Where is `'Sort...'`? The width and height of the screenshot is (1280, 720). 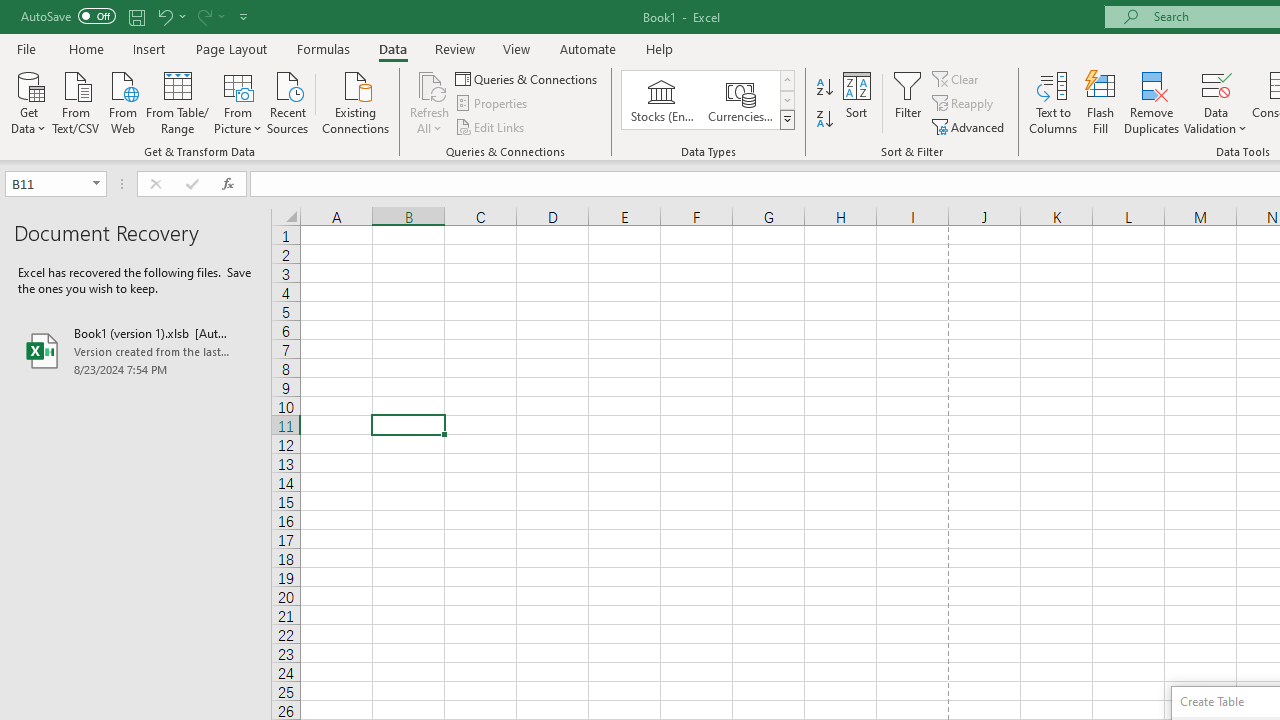 'Sort...' is located at coordinates (856, 103).